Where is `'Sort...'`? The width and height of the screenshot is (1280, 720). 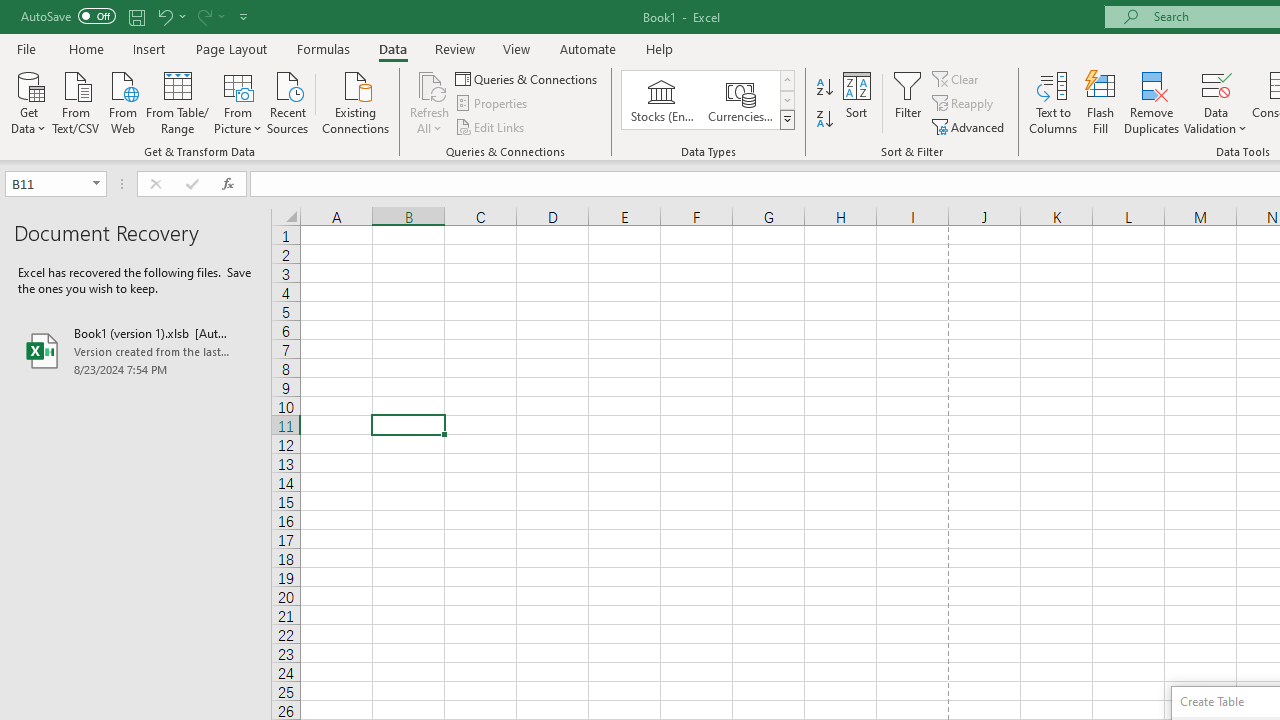 'Sort...' is located at coordinates (856, 103).